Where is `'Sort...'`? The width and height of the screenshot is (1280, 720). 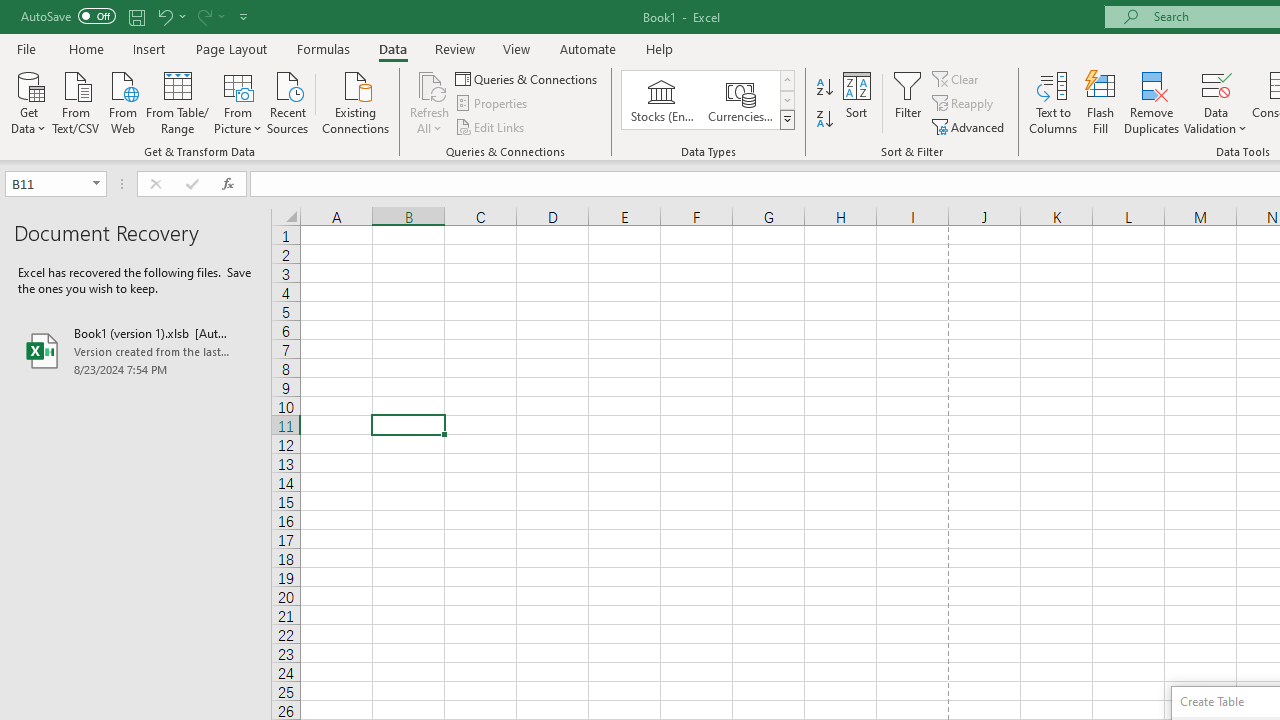 'Sort...' is located at coordinates (856, 103).